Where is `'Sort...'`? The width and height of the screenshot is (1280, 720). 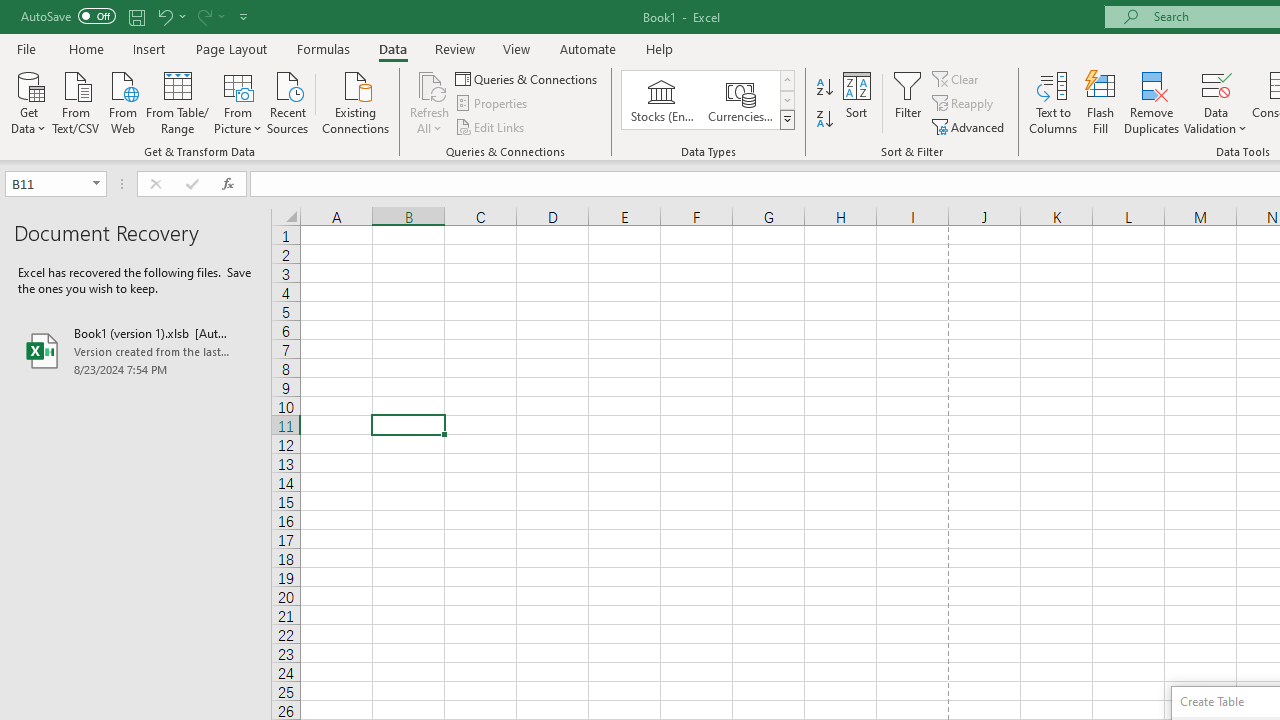 'Sort...' is located at coordinates (856, 103).